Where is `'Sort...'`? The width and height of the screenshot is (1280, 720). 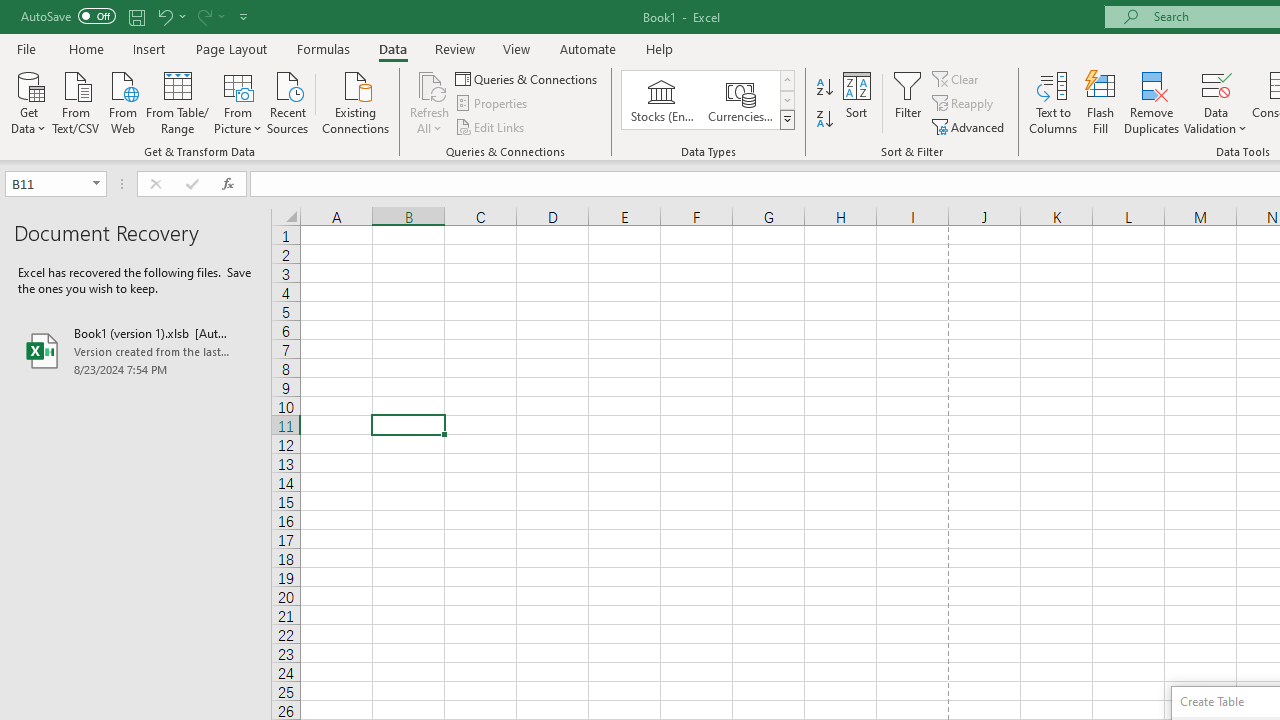 'Sort...' is located at coordinates (856, 103).